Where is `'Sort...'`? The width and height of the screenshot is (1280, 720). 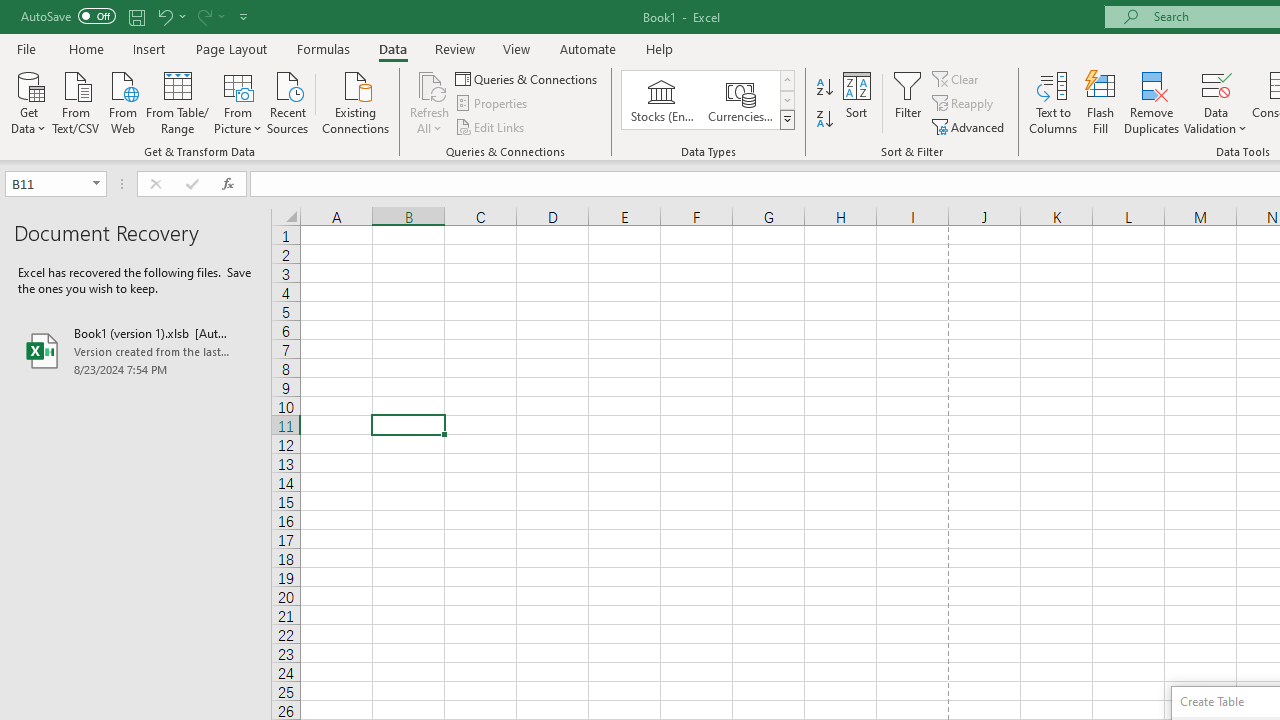 'Sort...' is located at coordinates (856, 103).